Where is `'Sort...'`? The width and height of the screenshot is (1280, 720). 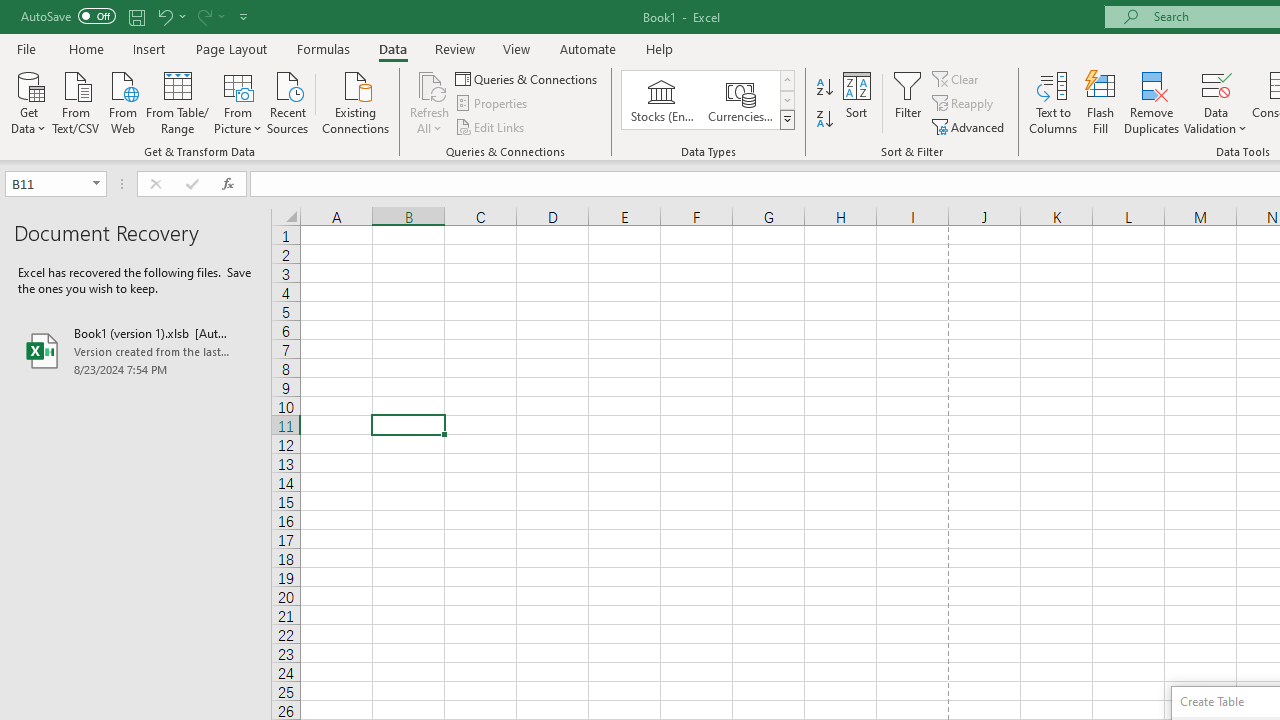 'Sort...' is located at coordinates (856, 103).